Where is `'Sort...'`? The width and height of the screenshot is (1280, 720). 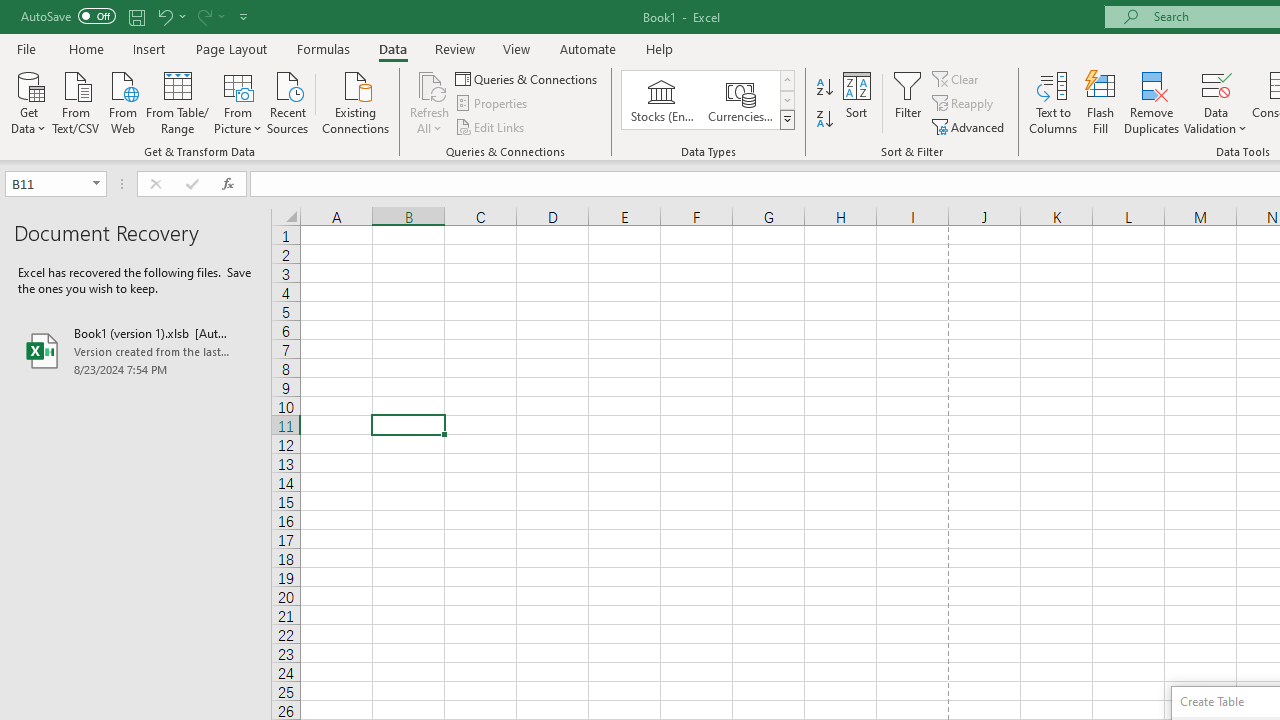 'Sort...' is located at coordinates (856, 103).